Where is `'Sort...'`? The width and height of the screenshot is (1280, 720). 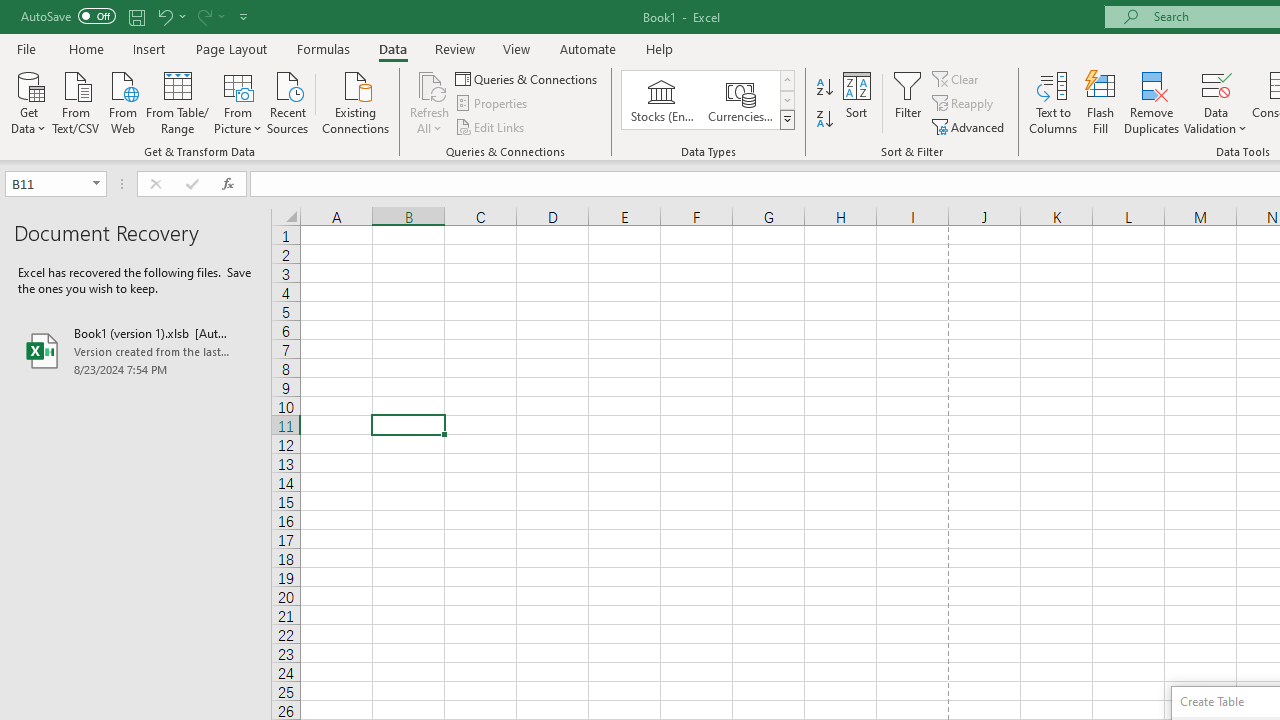 'Sort...' is located at coordinates (856, 103).